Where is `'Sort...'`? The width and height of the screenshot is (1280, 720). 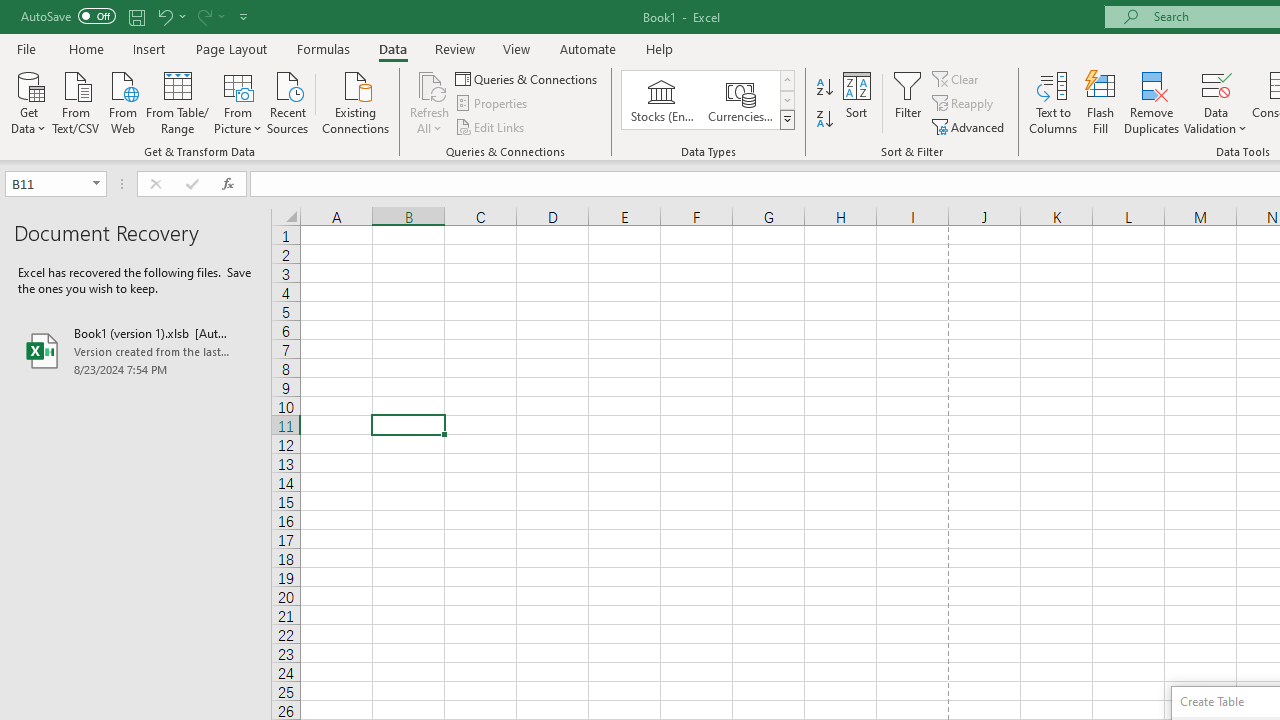 'Sort...' is located at coordinates (856, 103).